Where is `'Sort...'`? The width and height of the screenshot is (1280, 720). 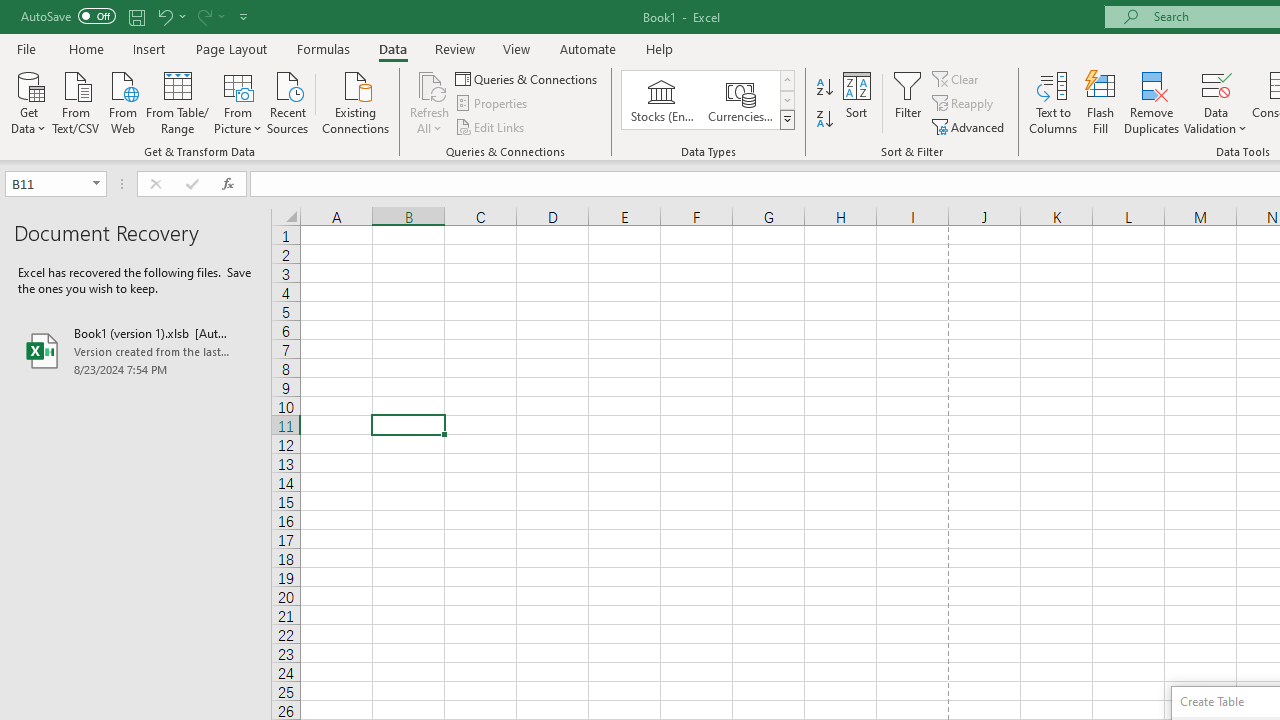 'Sort...' is located at coordinates (856, 103).